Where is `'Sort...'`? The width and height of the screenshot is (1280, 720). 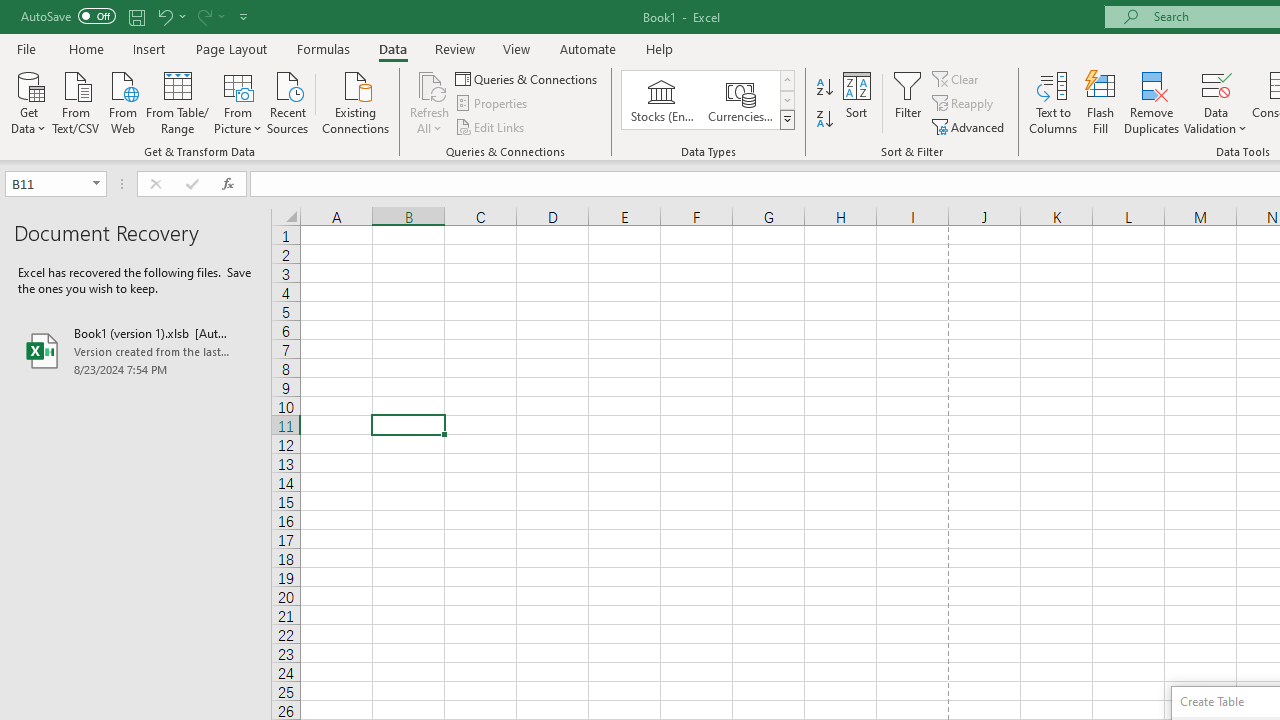 'Sort...' is located at coordinates (856, 103).